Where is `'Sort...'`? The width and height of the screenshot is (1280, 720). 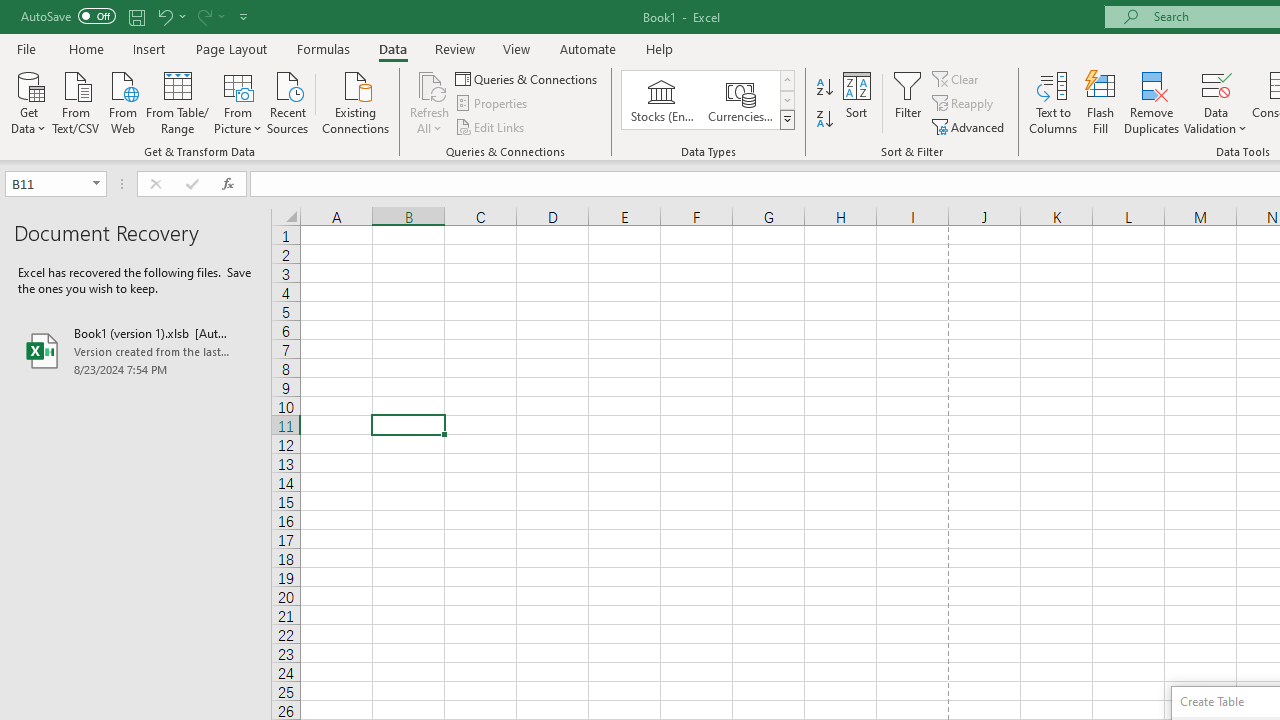 'Sort...' is located at coordinates (856, 103).